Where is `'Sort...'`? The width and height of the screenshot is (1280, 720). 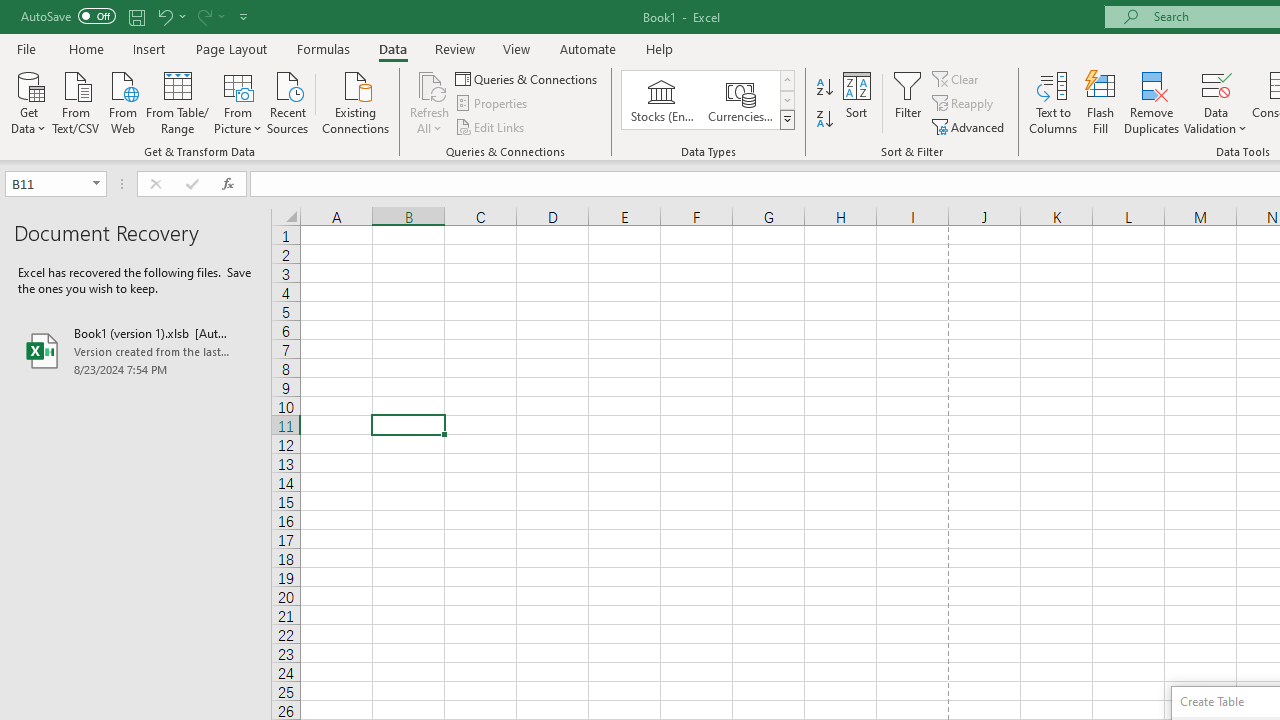 'Sort...' is located at coordinates (856, 103).